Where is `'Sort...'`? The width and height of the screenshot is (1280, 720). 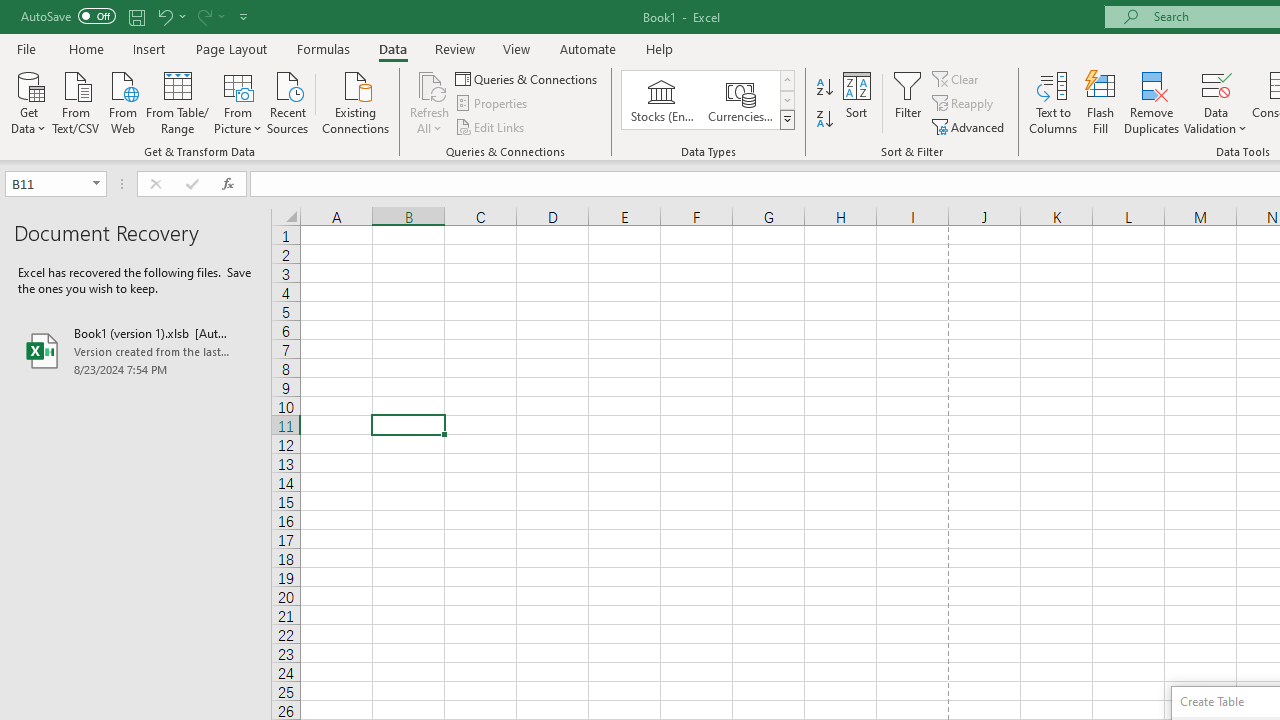 'Sort...' is located at coordinates (856, 103).